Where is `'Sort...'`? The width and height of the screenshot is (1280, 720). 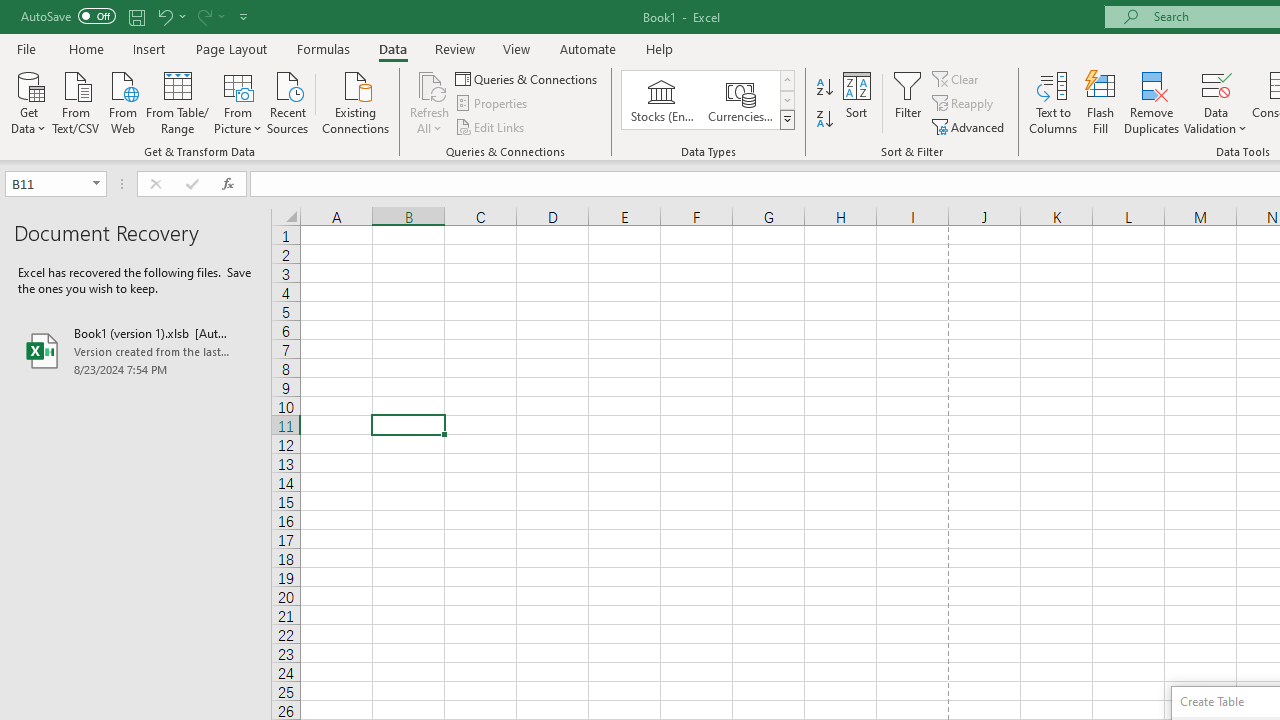 'Sort...' is located at coordinates (856, 103).